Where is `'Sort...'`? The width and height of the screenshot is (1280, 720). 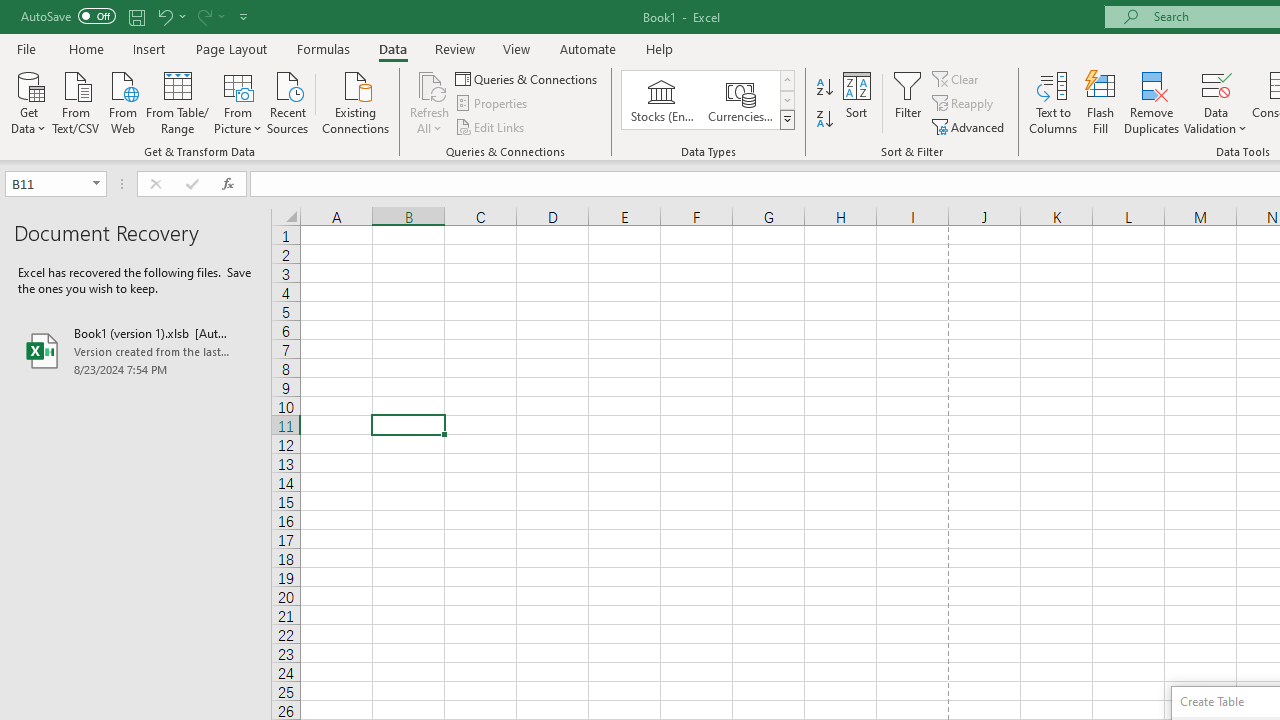 'Sort...' is located at coordinates (856, 103).